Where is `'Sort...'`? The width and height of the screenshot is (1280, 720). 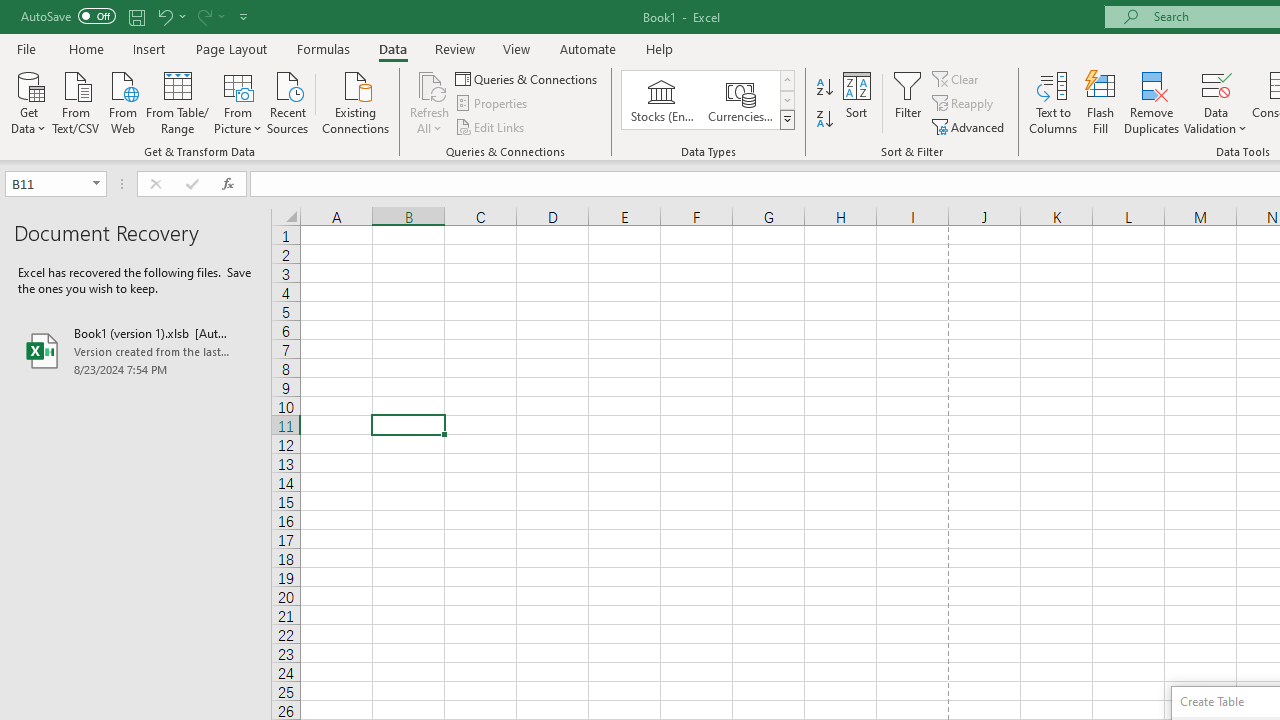 'Sort...' is located at coordinates (856, 103).